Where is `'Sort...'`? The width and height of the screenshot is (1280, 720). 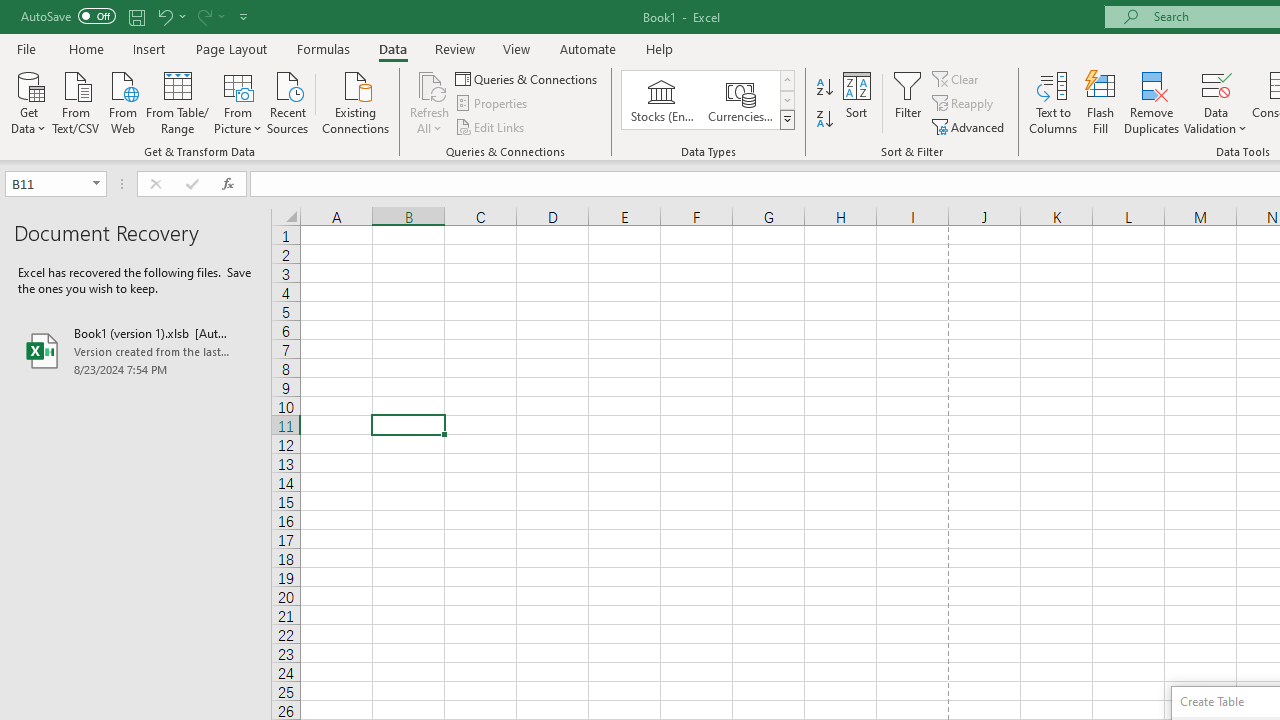 'Sort...' is located at coordinates (856, 103).